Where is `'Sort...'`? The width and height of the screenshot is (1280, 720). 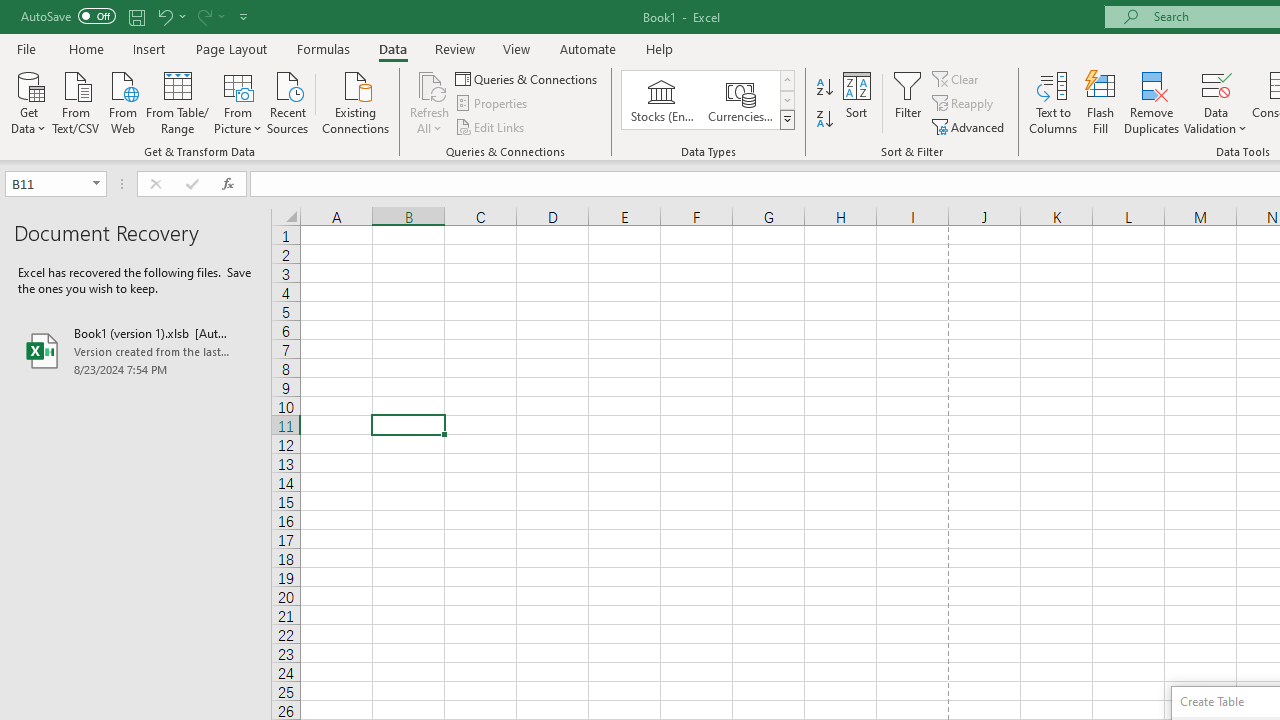 'Sort...' is located at coordinates (856, 103).